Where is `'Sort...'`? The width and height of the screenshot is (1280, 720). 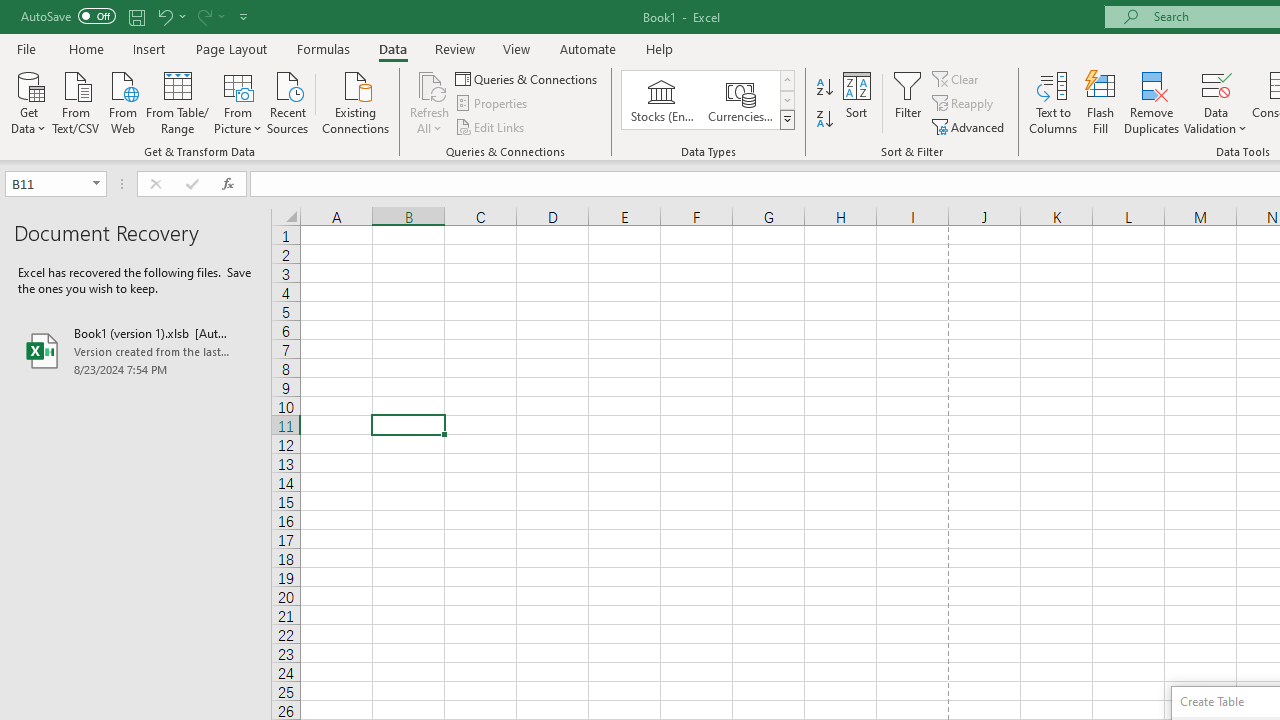 'Sort...' is located at coordinates (856, 103).